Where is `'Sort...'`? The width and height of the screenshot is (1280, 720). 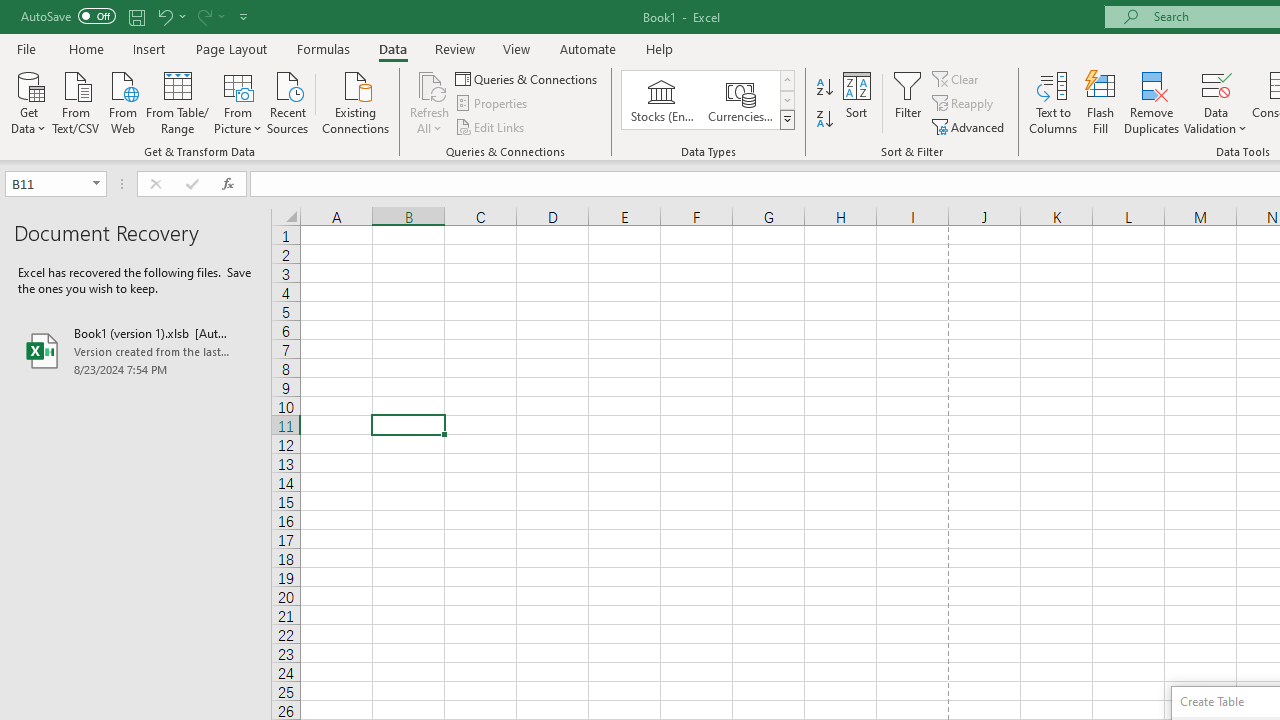 'Sort...' is located at coordinates (856, 103).